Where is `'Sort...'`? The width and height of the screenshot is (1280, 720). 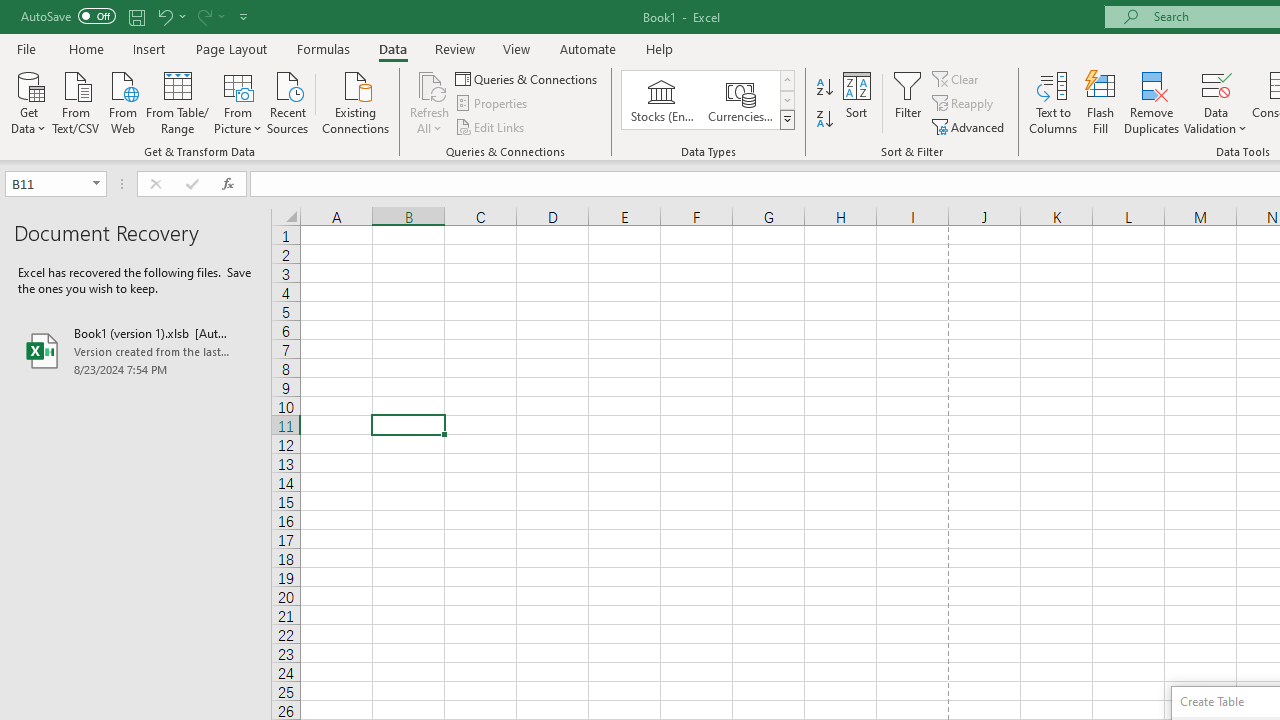 'Sort...' is located at coordinates (856, 103).